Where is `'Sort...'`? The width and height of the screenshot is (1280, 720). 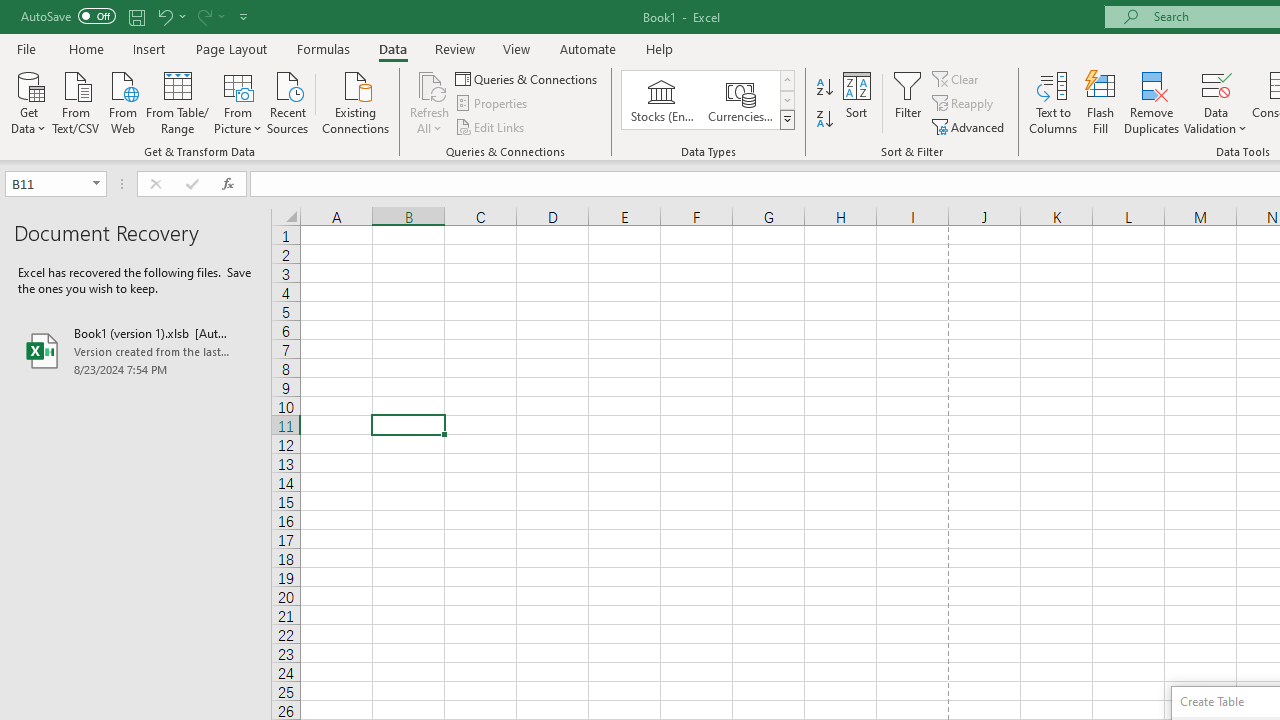 'Sort...' is located at coordinates (856, 103).